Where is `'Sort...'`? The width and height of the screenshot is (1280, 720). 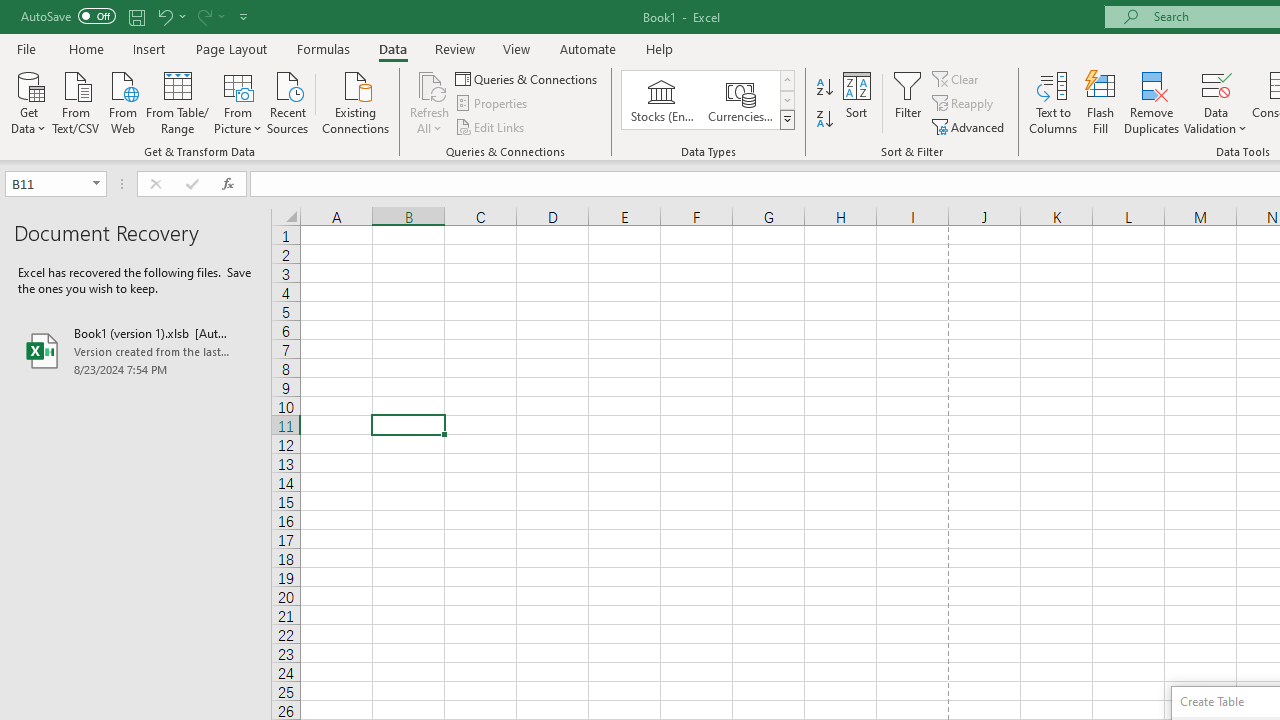 'Sort...' is located at coordinates (856, 103).